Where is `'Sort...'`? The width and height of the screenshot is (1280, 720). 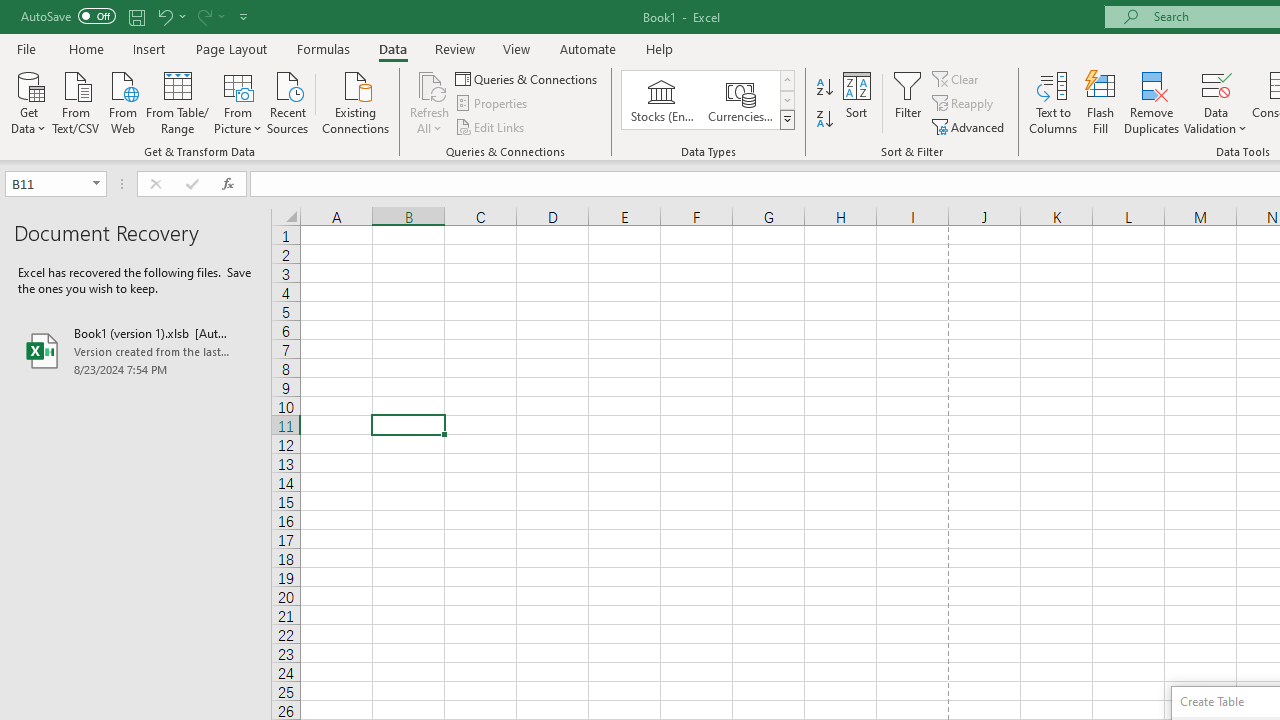 'Sort...' is located at coordinates (856, 103).